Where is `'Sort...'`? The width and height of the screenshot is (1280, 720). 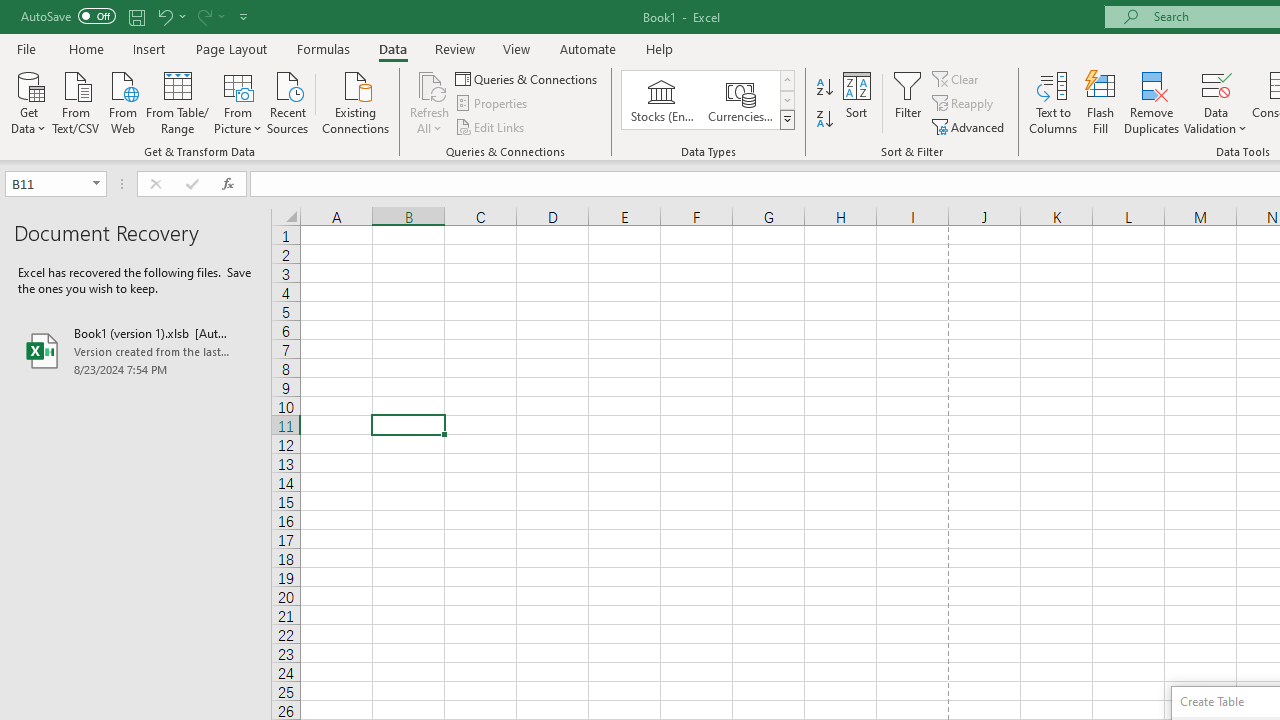 'Sort...' is located at coordinates (856, 103).